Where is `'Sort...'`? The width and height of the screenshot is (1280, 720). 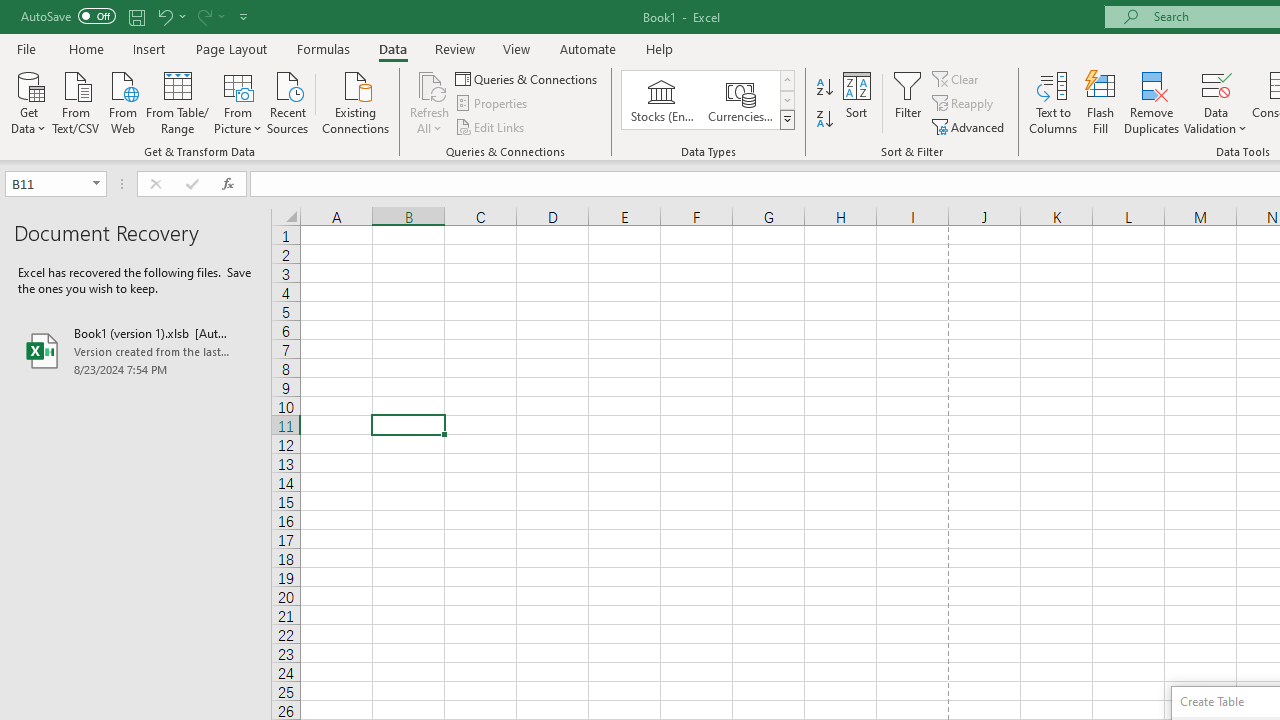 'Sort...' is located at coordinates (856, 103).